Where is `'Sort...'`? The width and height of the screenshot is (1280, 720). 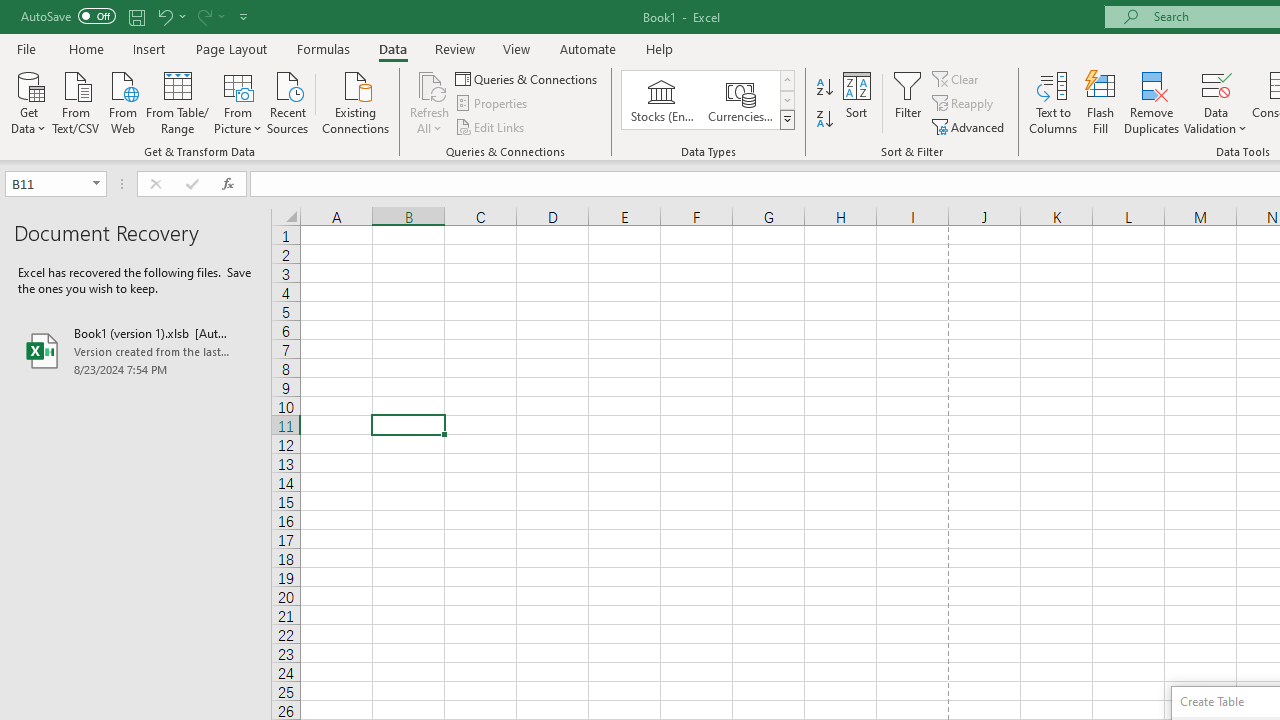 'Sort...' is located at coordinates (856, 103).